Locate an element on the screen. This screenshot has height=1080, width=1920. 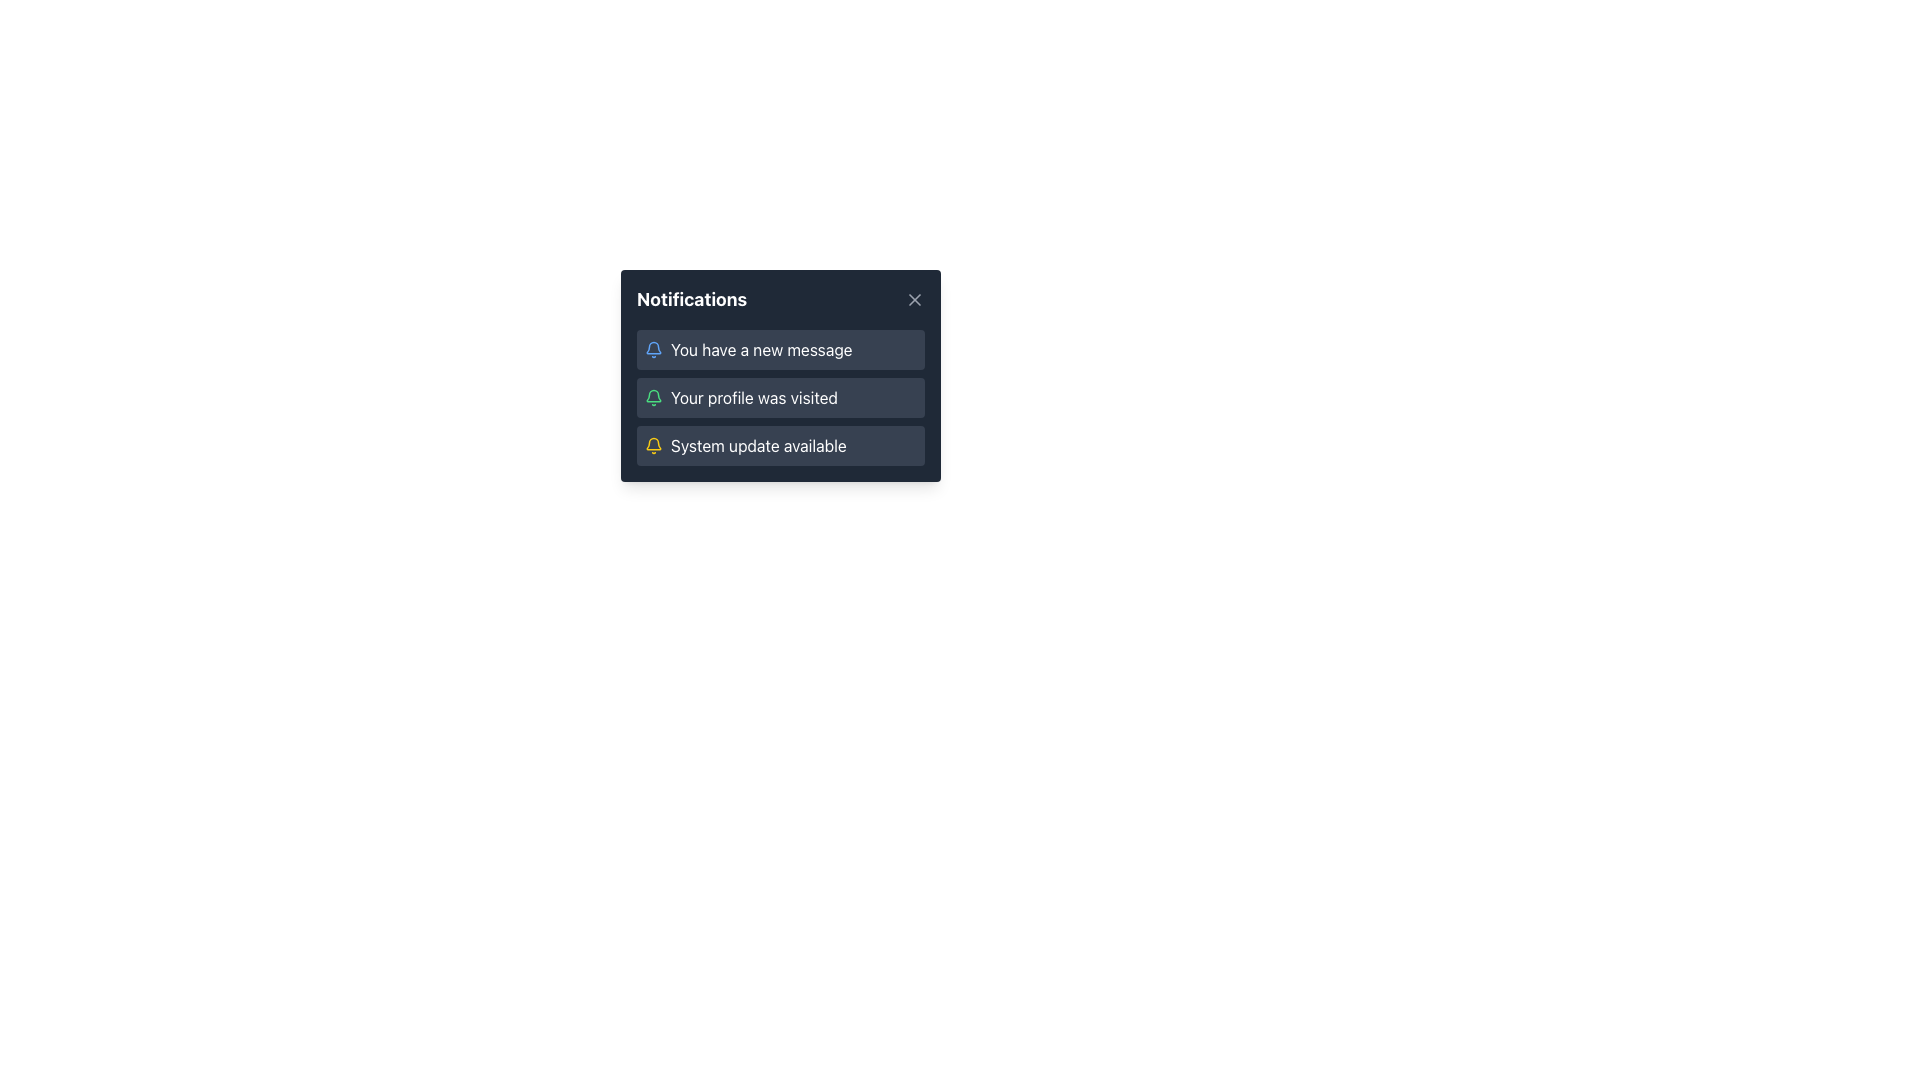
the yellow outlined bell-shaped icon representing notifications located near the top left of the notification popup window for contextual understanding is located at coordinates (653, 443).